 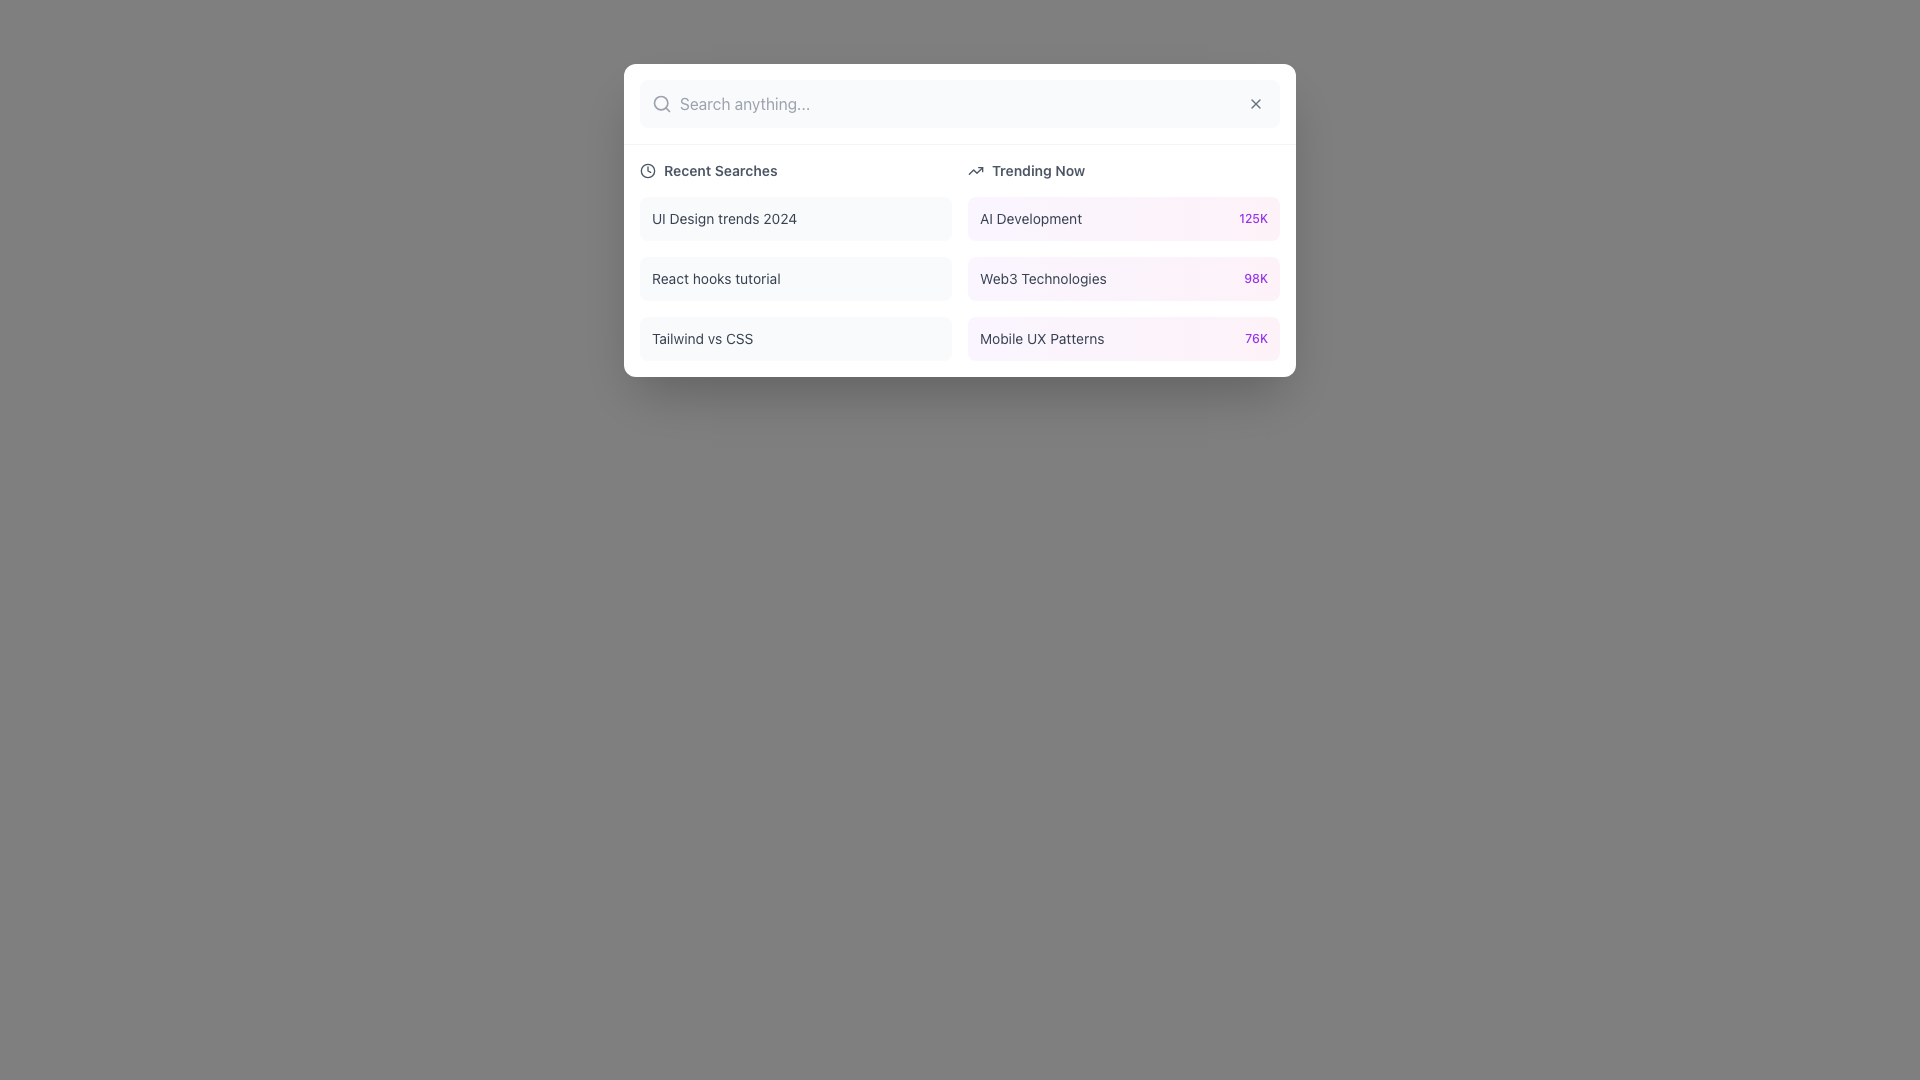 I want to click on the interactive list item labeled 'Mobile UX Patterns' located at the bottom of the 'Trending Now' column, so click(x=1123, y=338).